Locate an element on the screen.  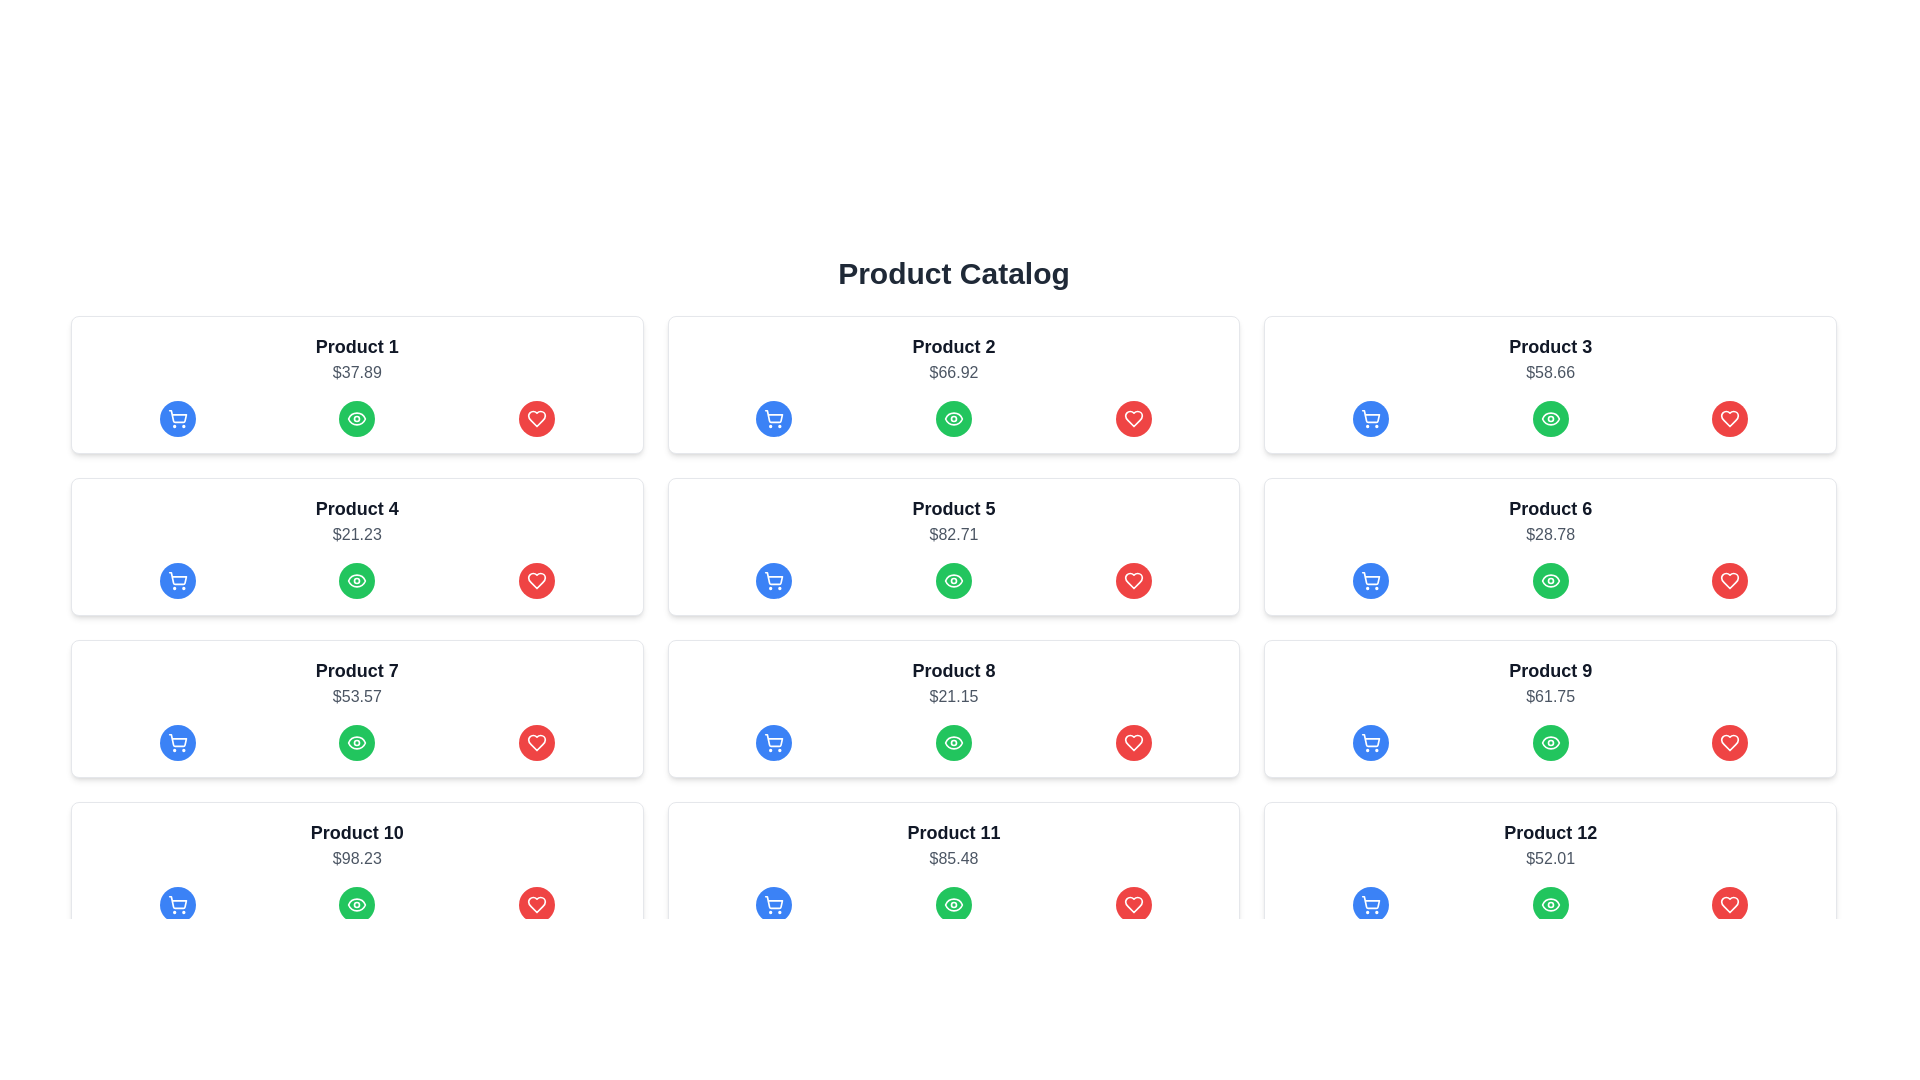
the circular red button with a white heart icon located in the rightmost slot among three buttons for marking the product as a favorite is located at coordinates (1133, 418).